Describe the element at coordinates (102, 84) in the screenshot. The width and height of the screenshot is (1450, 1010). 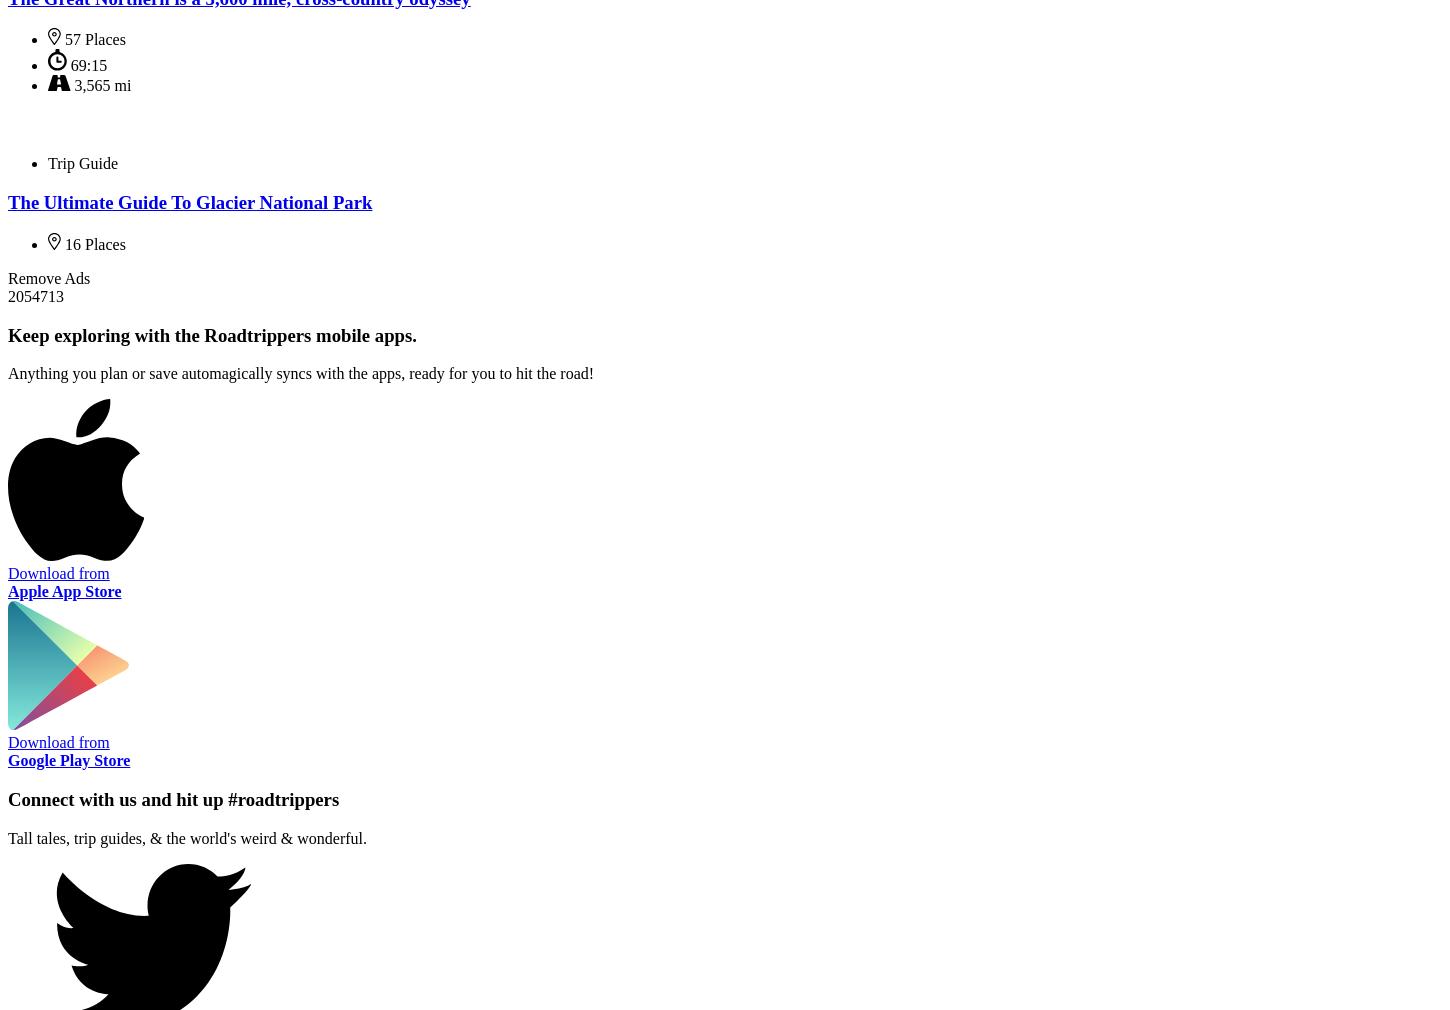
I see `'3,565 mi'` at that location.